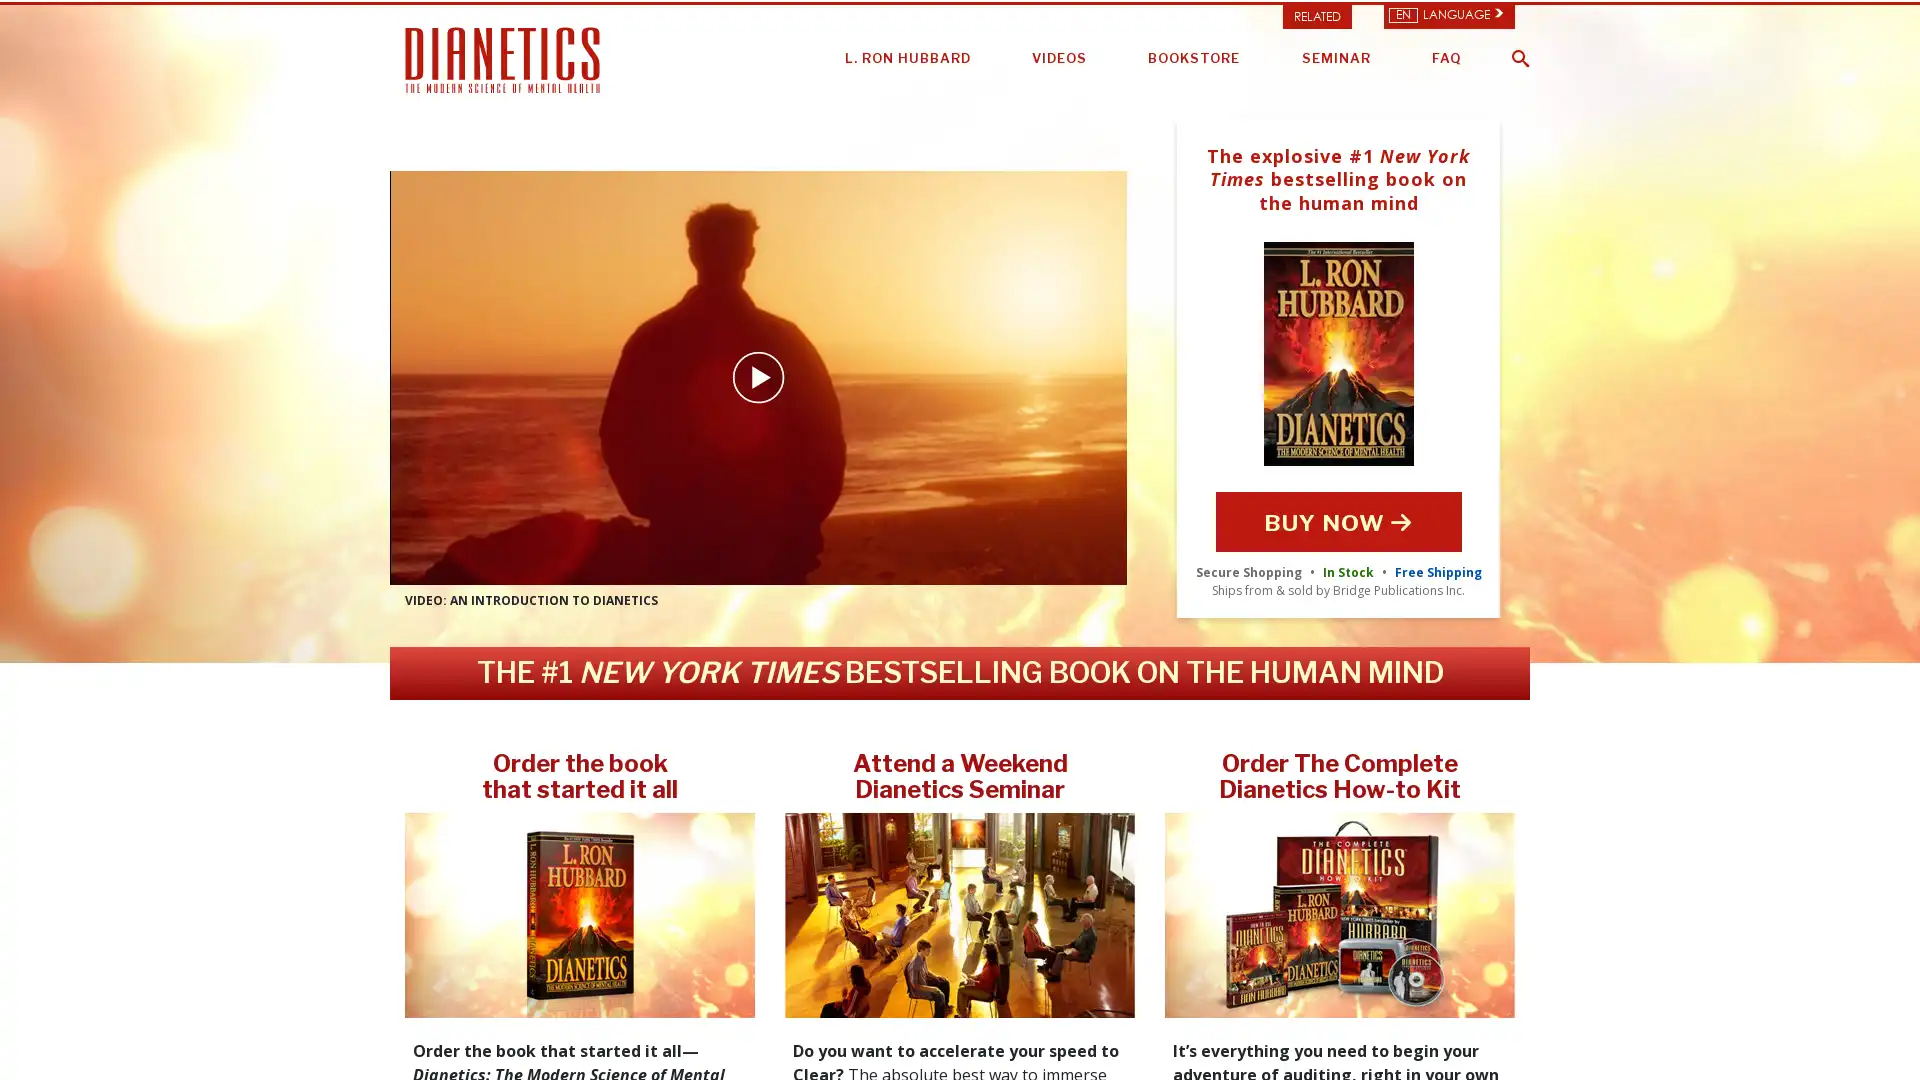 This screenshot has width=1920, height=1080. I want to click on Play Video, so click(757, 378).